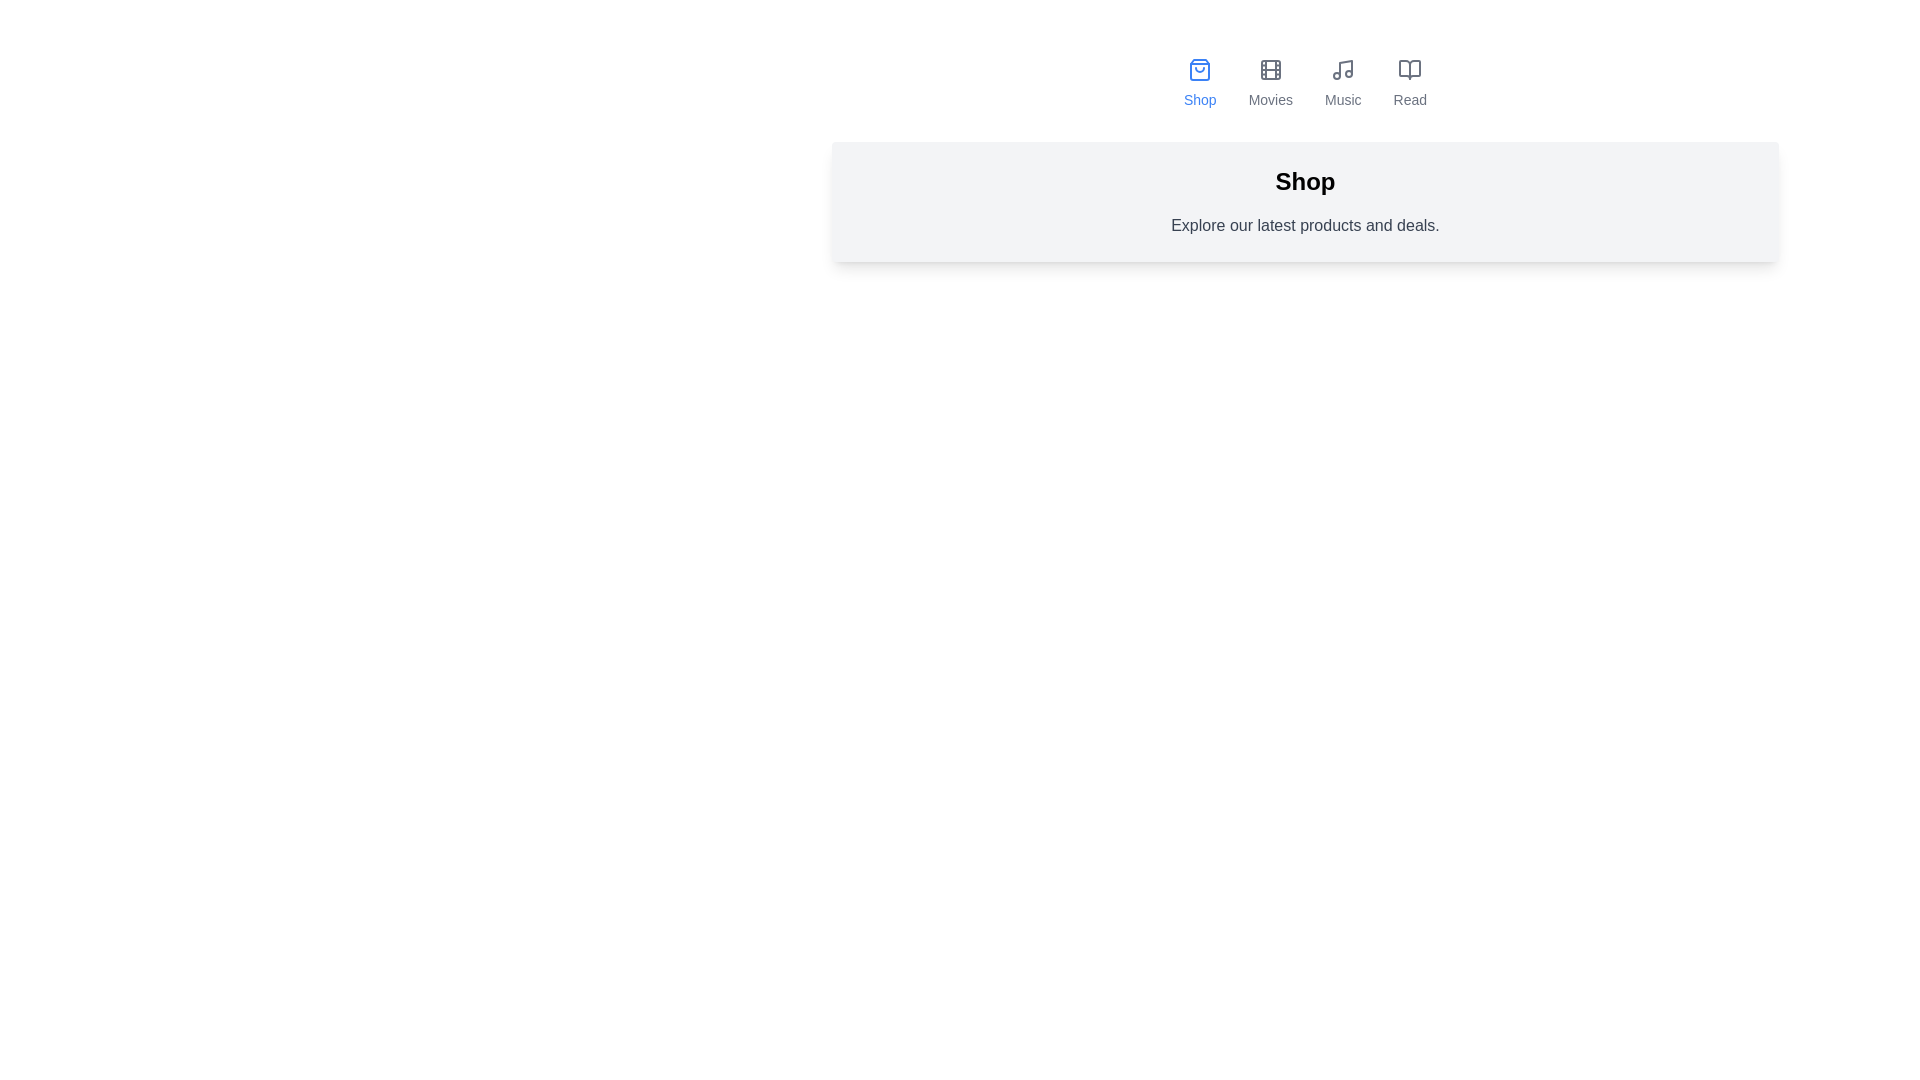 This screenshot has width=1920, height=1080. I want to click on the tab labeled Shop to display its content, so click(1200, 83).